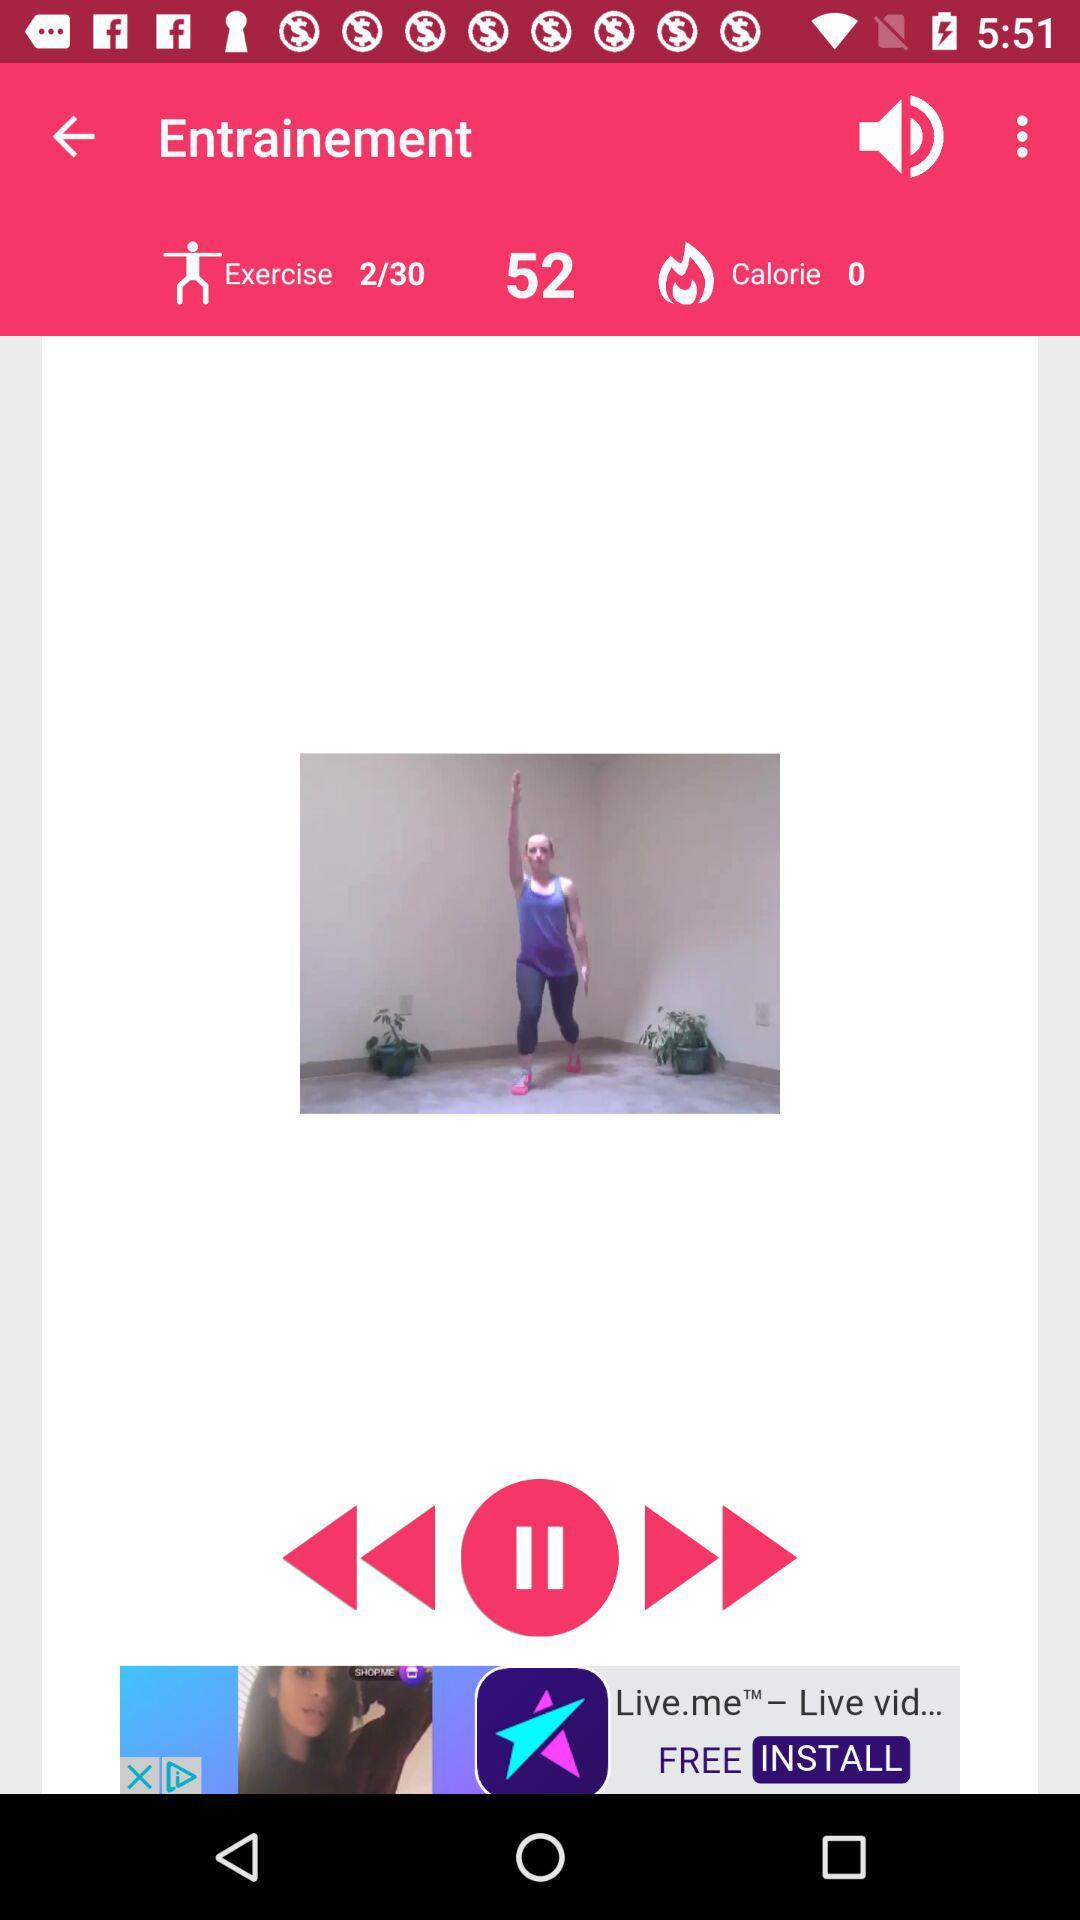  I want to click on the av_forward icon, so click(721, 1556).